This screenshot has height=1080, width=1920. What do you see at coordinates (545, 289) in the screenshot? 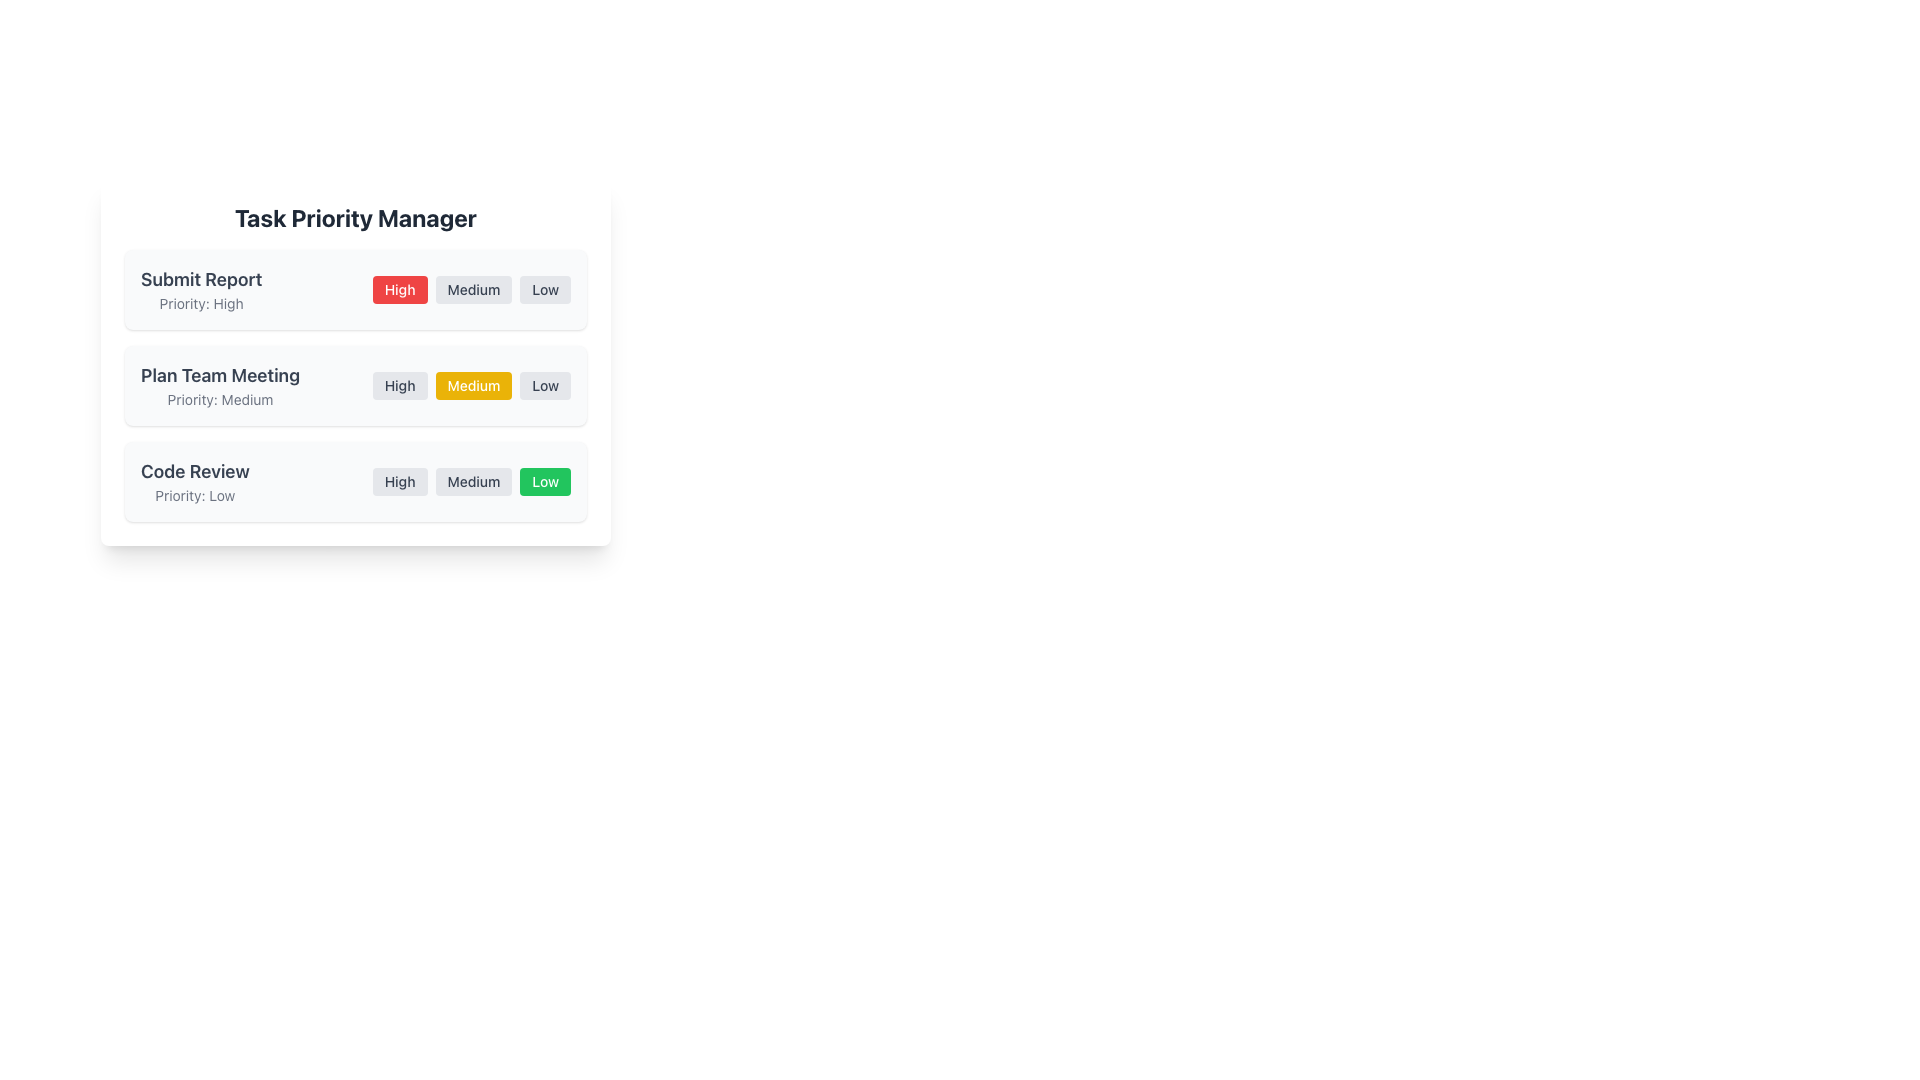
I see `the 'Low' priority button, which is the third button in a row of three, located to the right of the 'High' and 'Medium' buttons in the priority selection list` at bounding box center [545, 289].